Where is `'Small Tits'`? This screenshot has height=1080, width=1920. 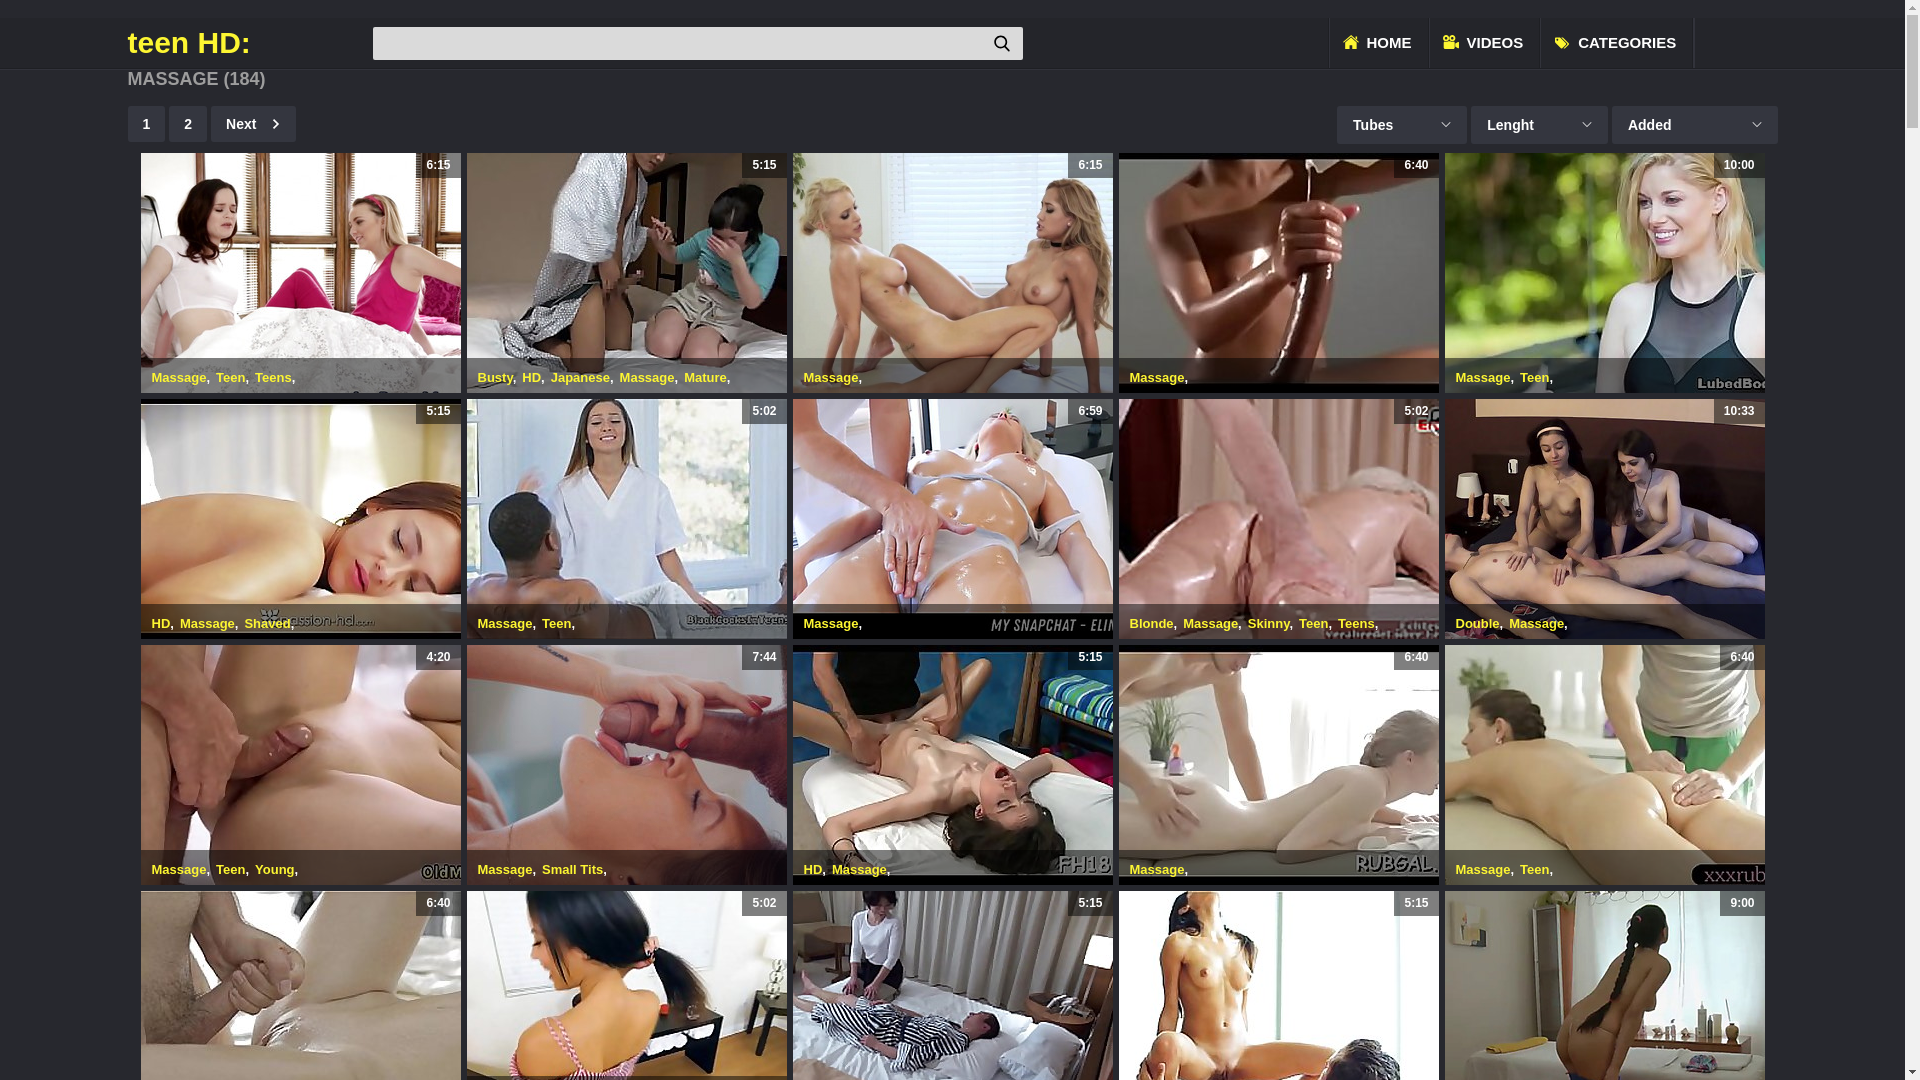
'Small Tits' is located at coordinates (571, 868).